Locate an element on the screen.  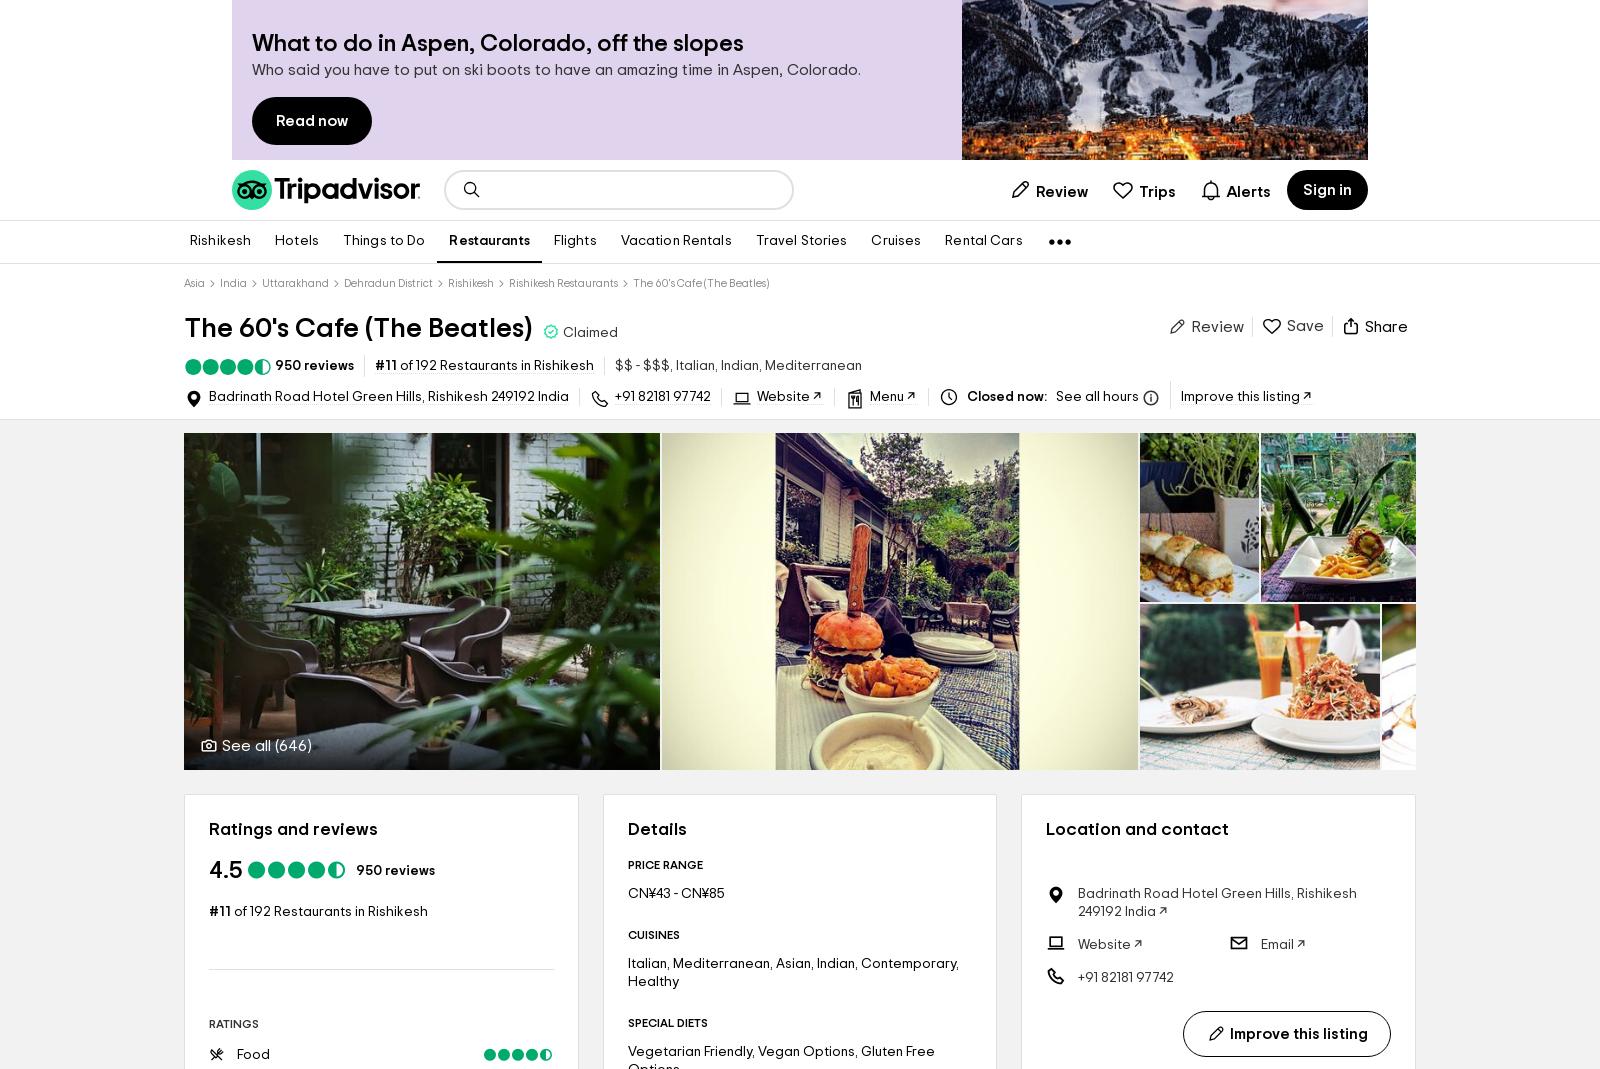
'Closed now' is located at coordinates (1003, 397).